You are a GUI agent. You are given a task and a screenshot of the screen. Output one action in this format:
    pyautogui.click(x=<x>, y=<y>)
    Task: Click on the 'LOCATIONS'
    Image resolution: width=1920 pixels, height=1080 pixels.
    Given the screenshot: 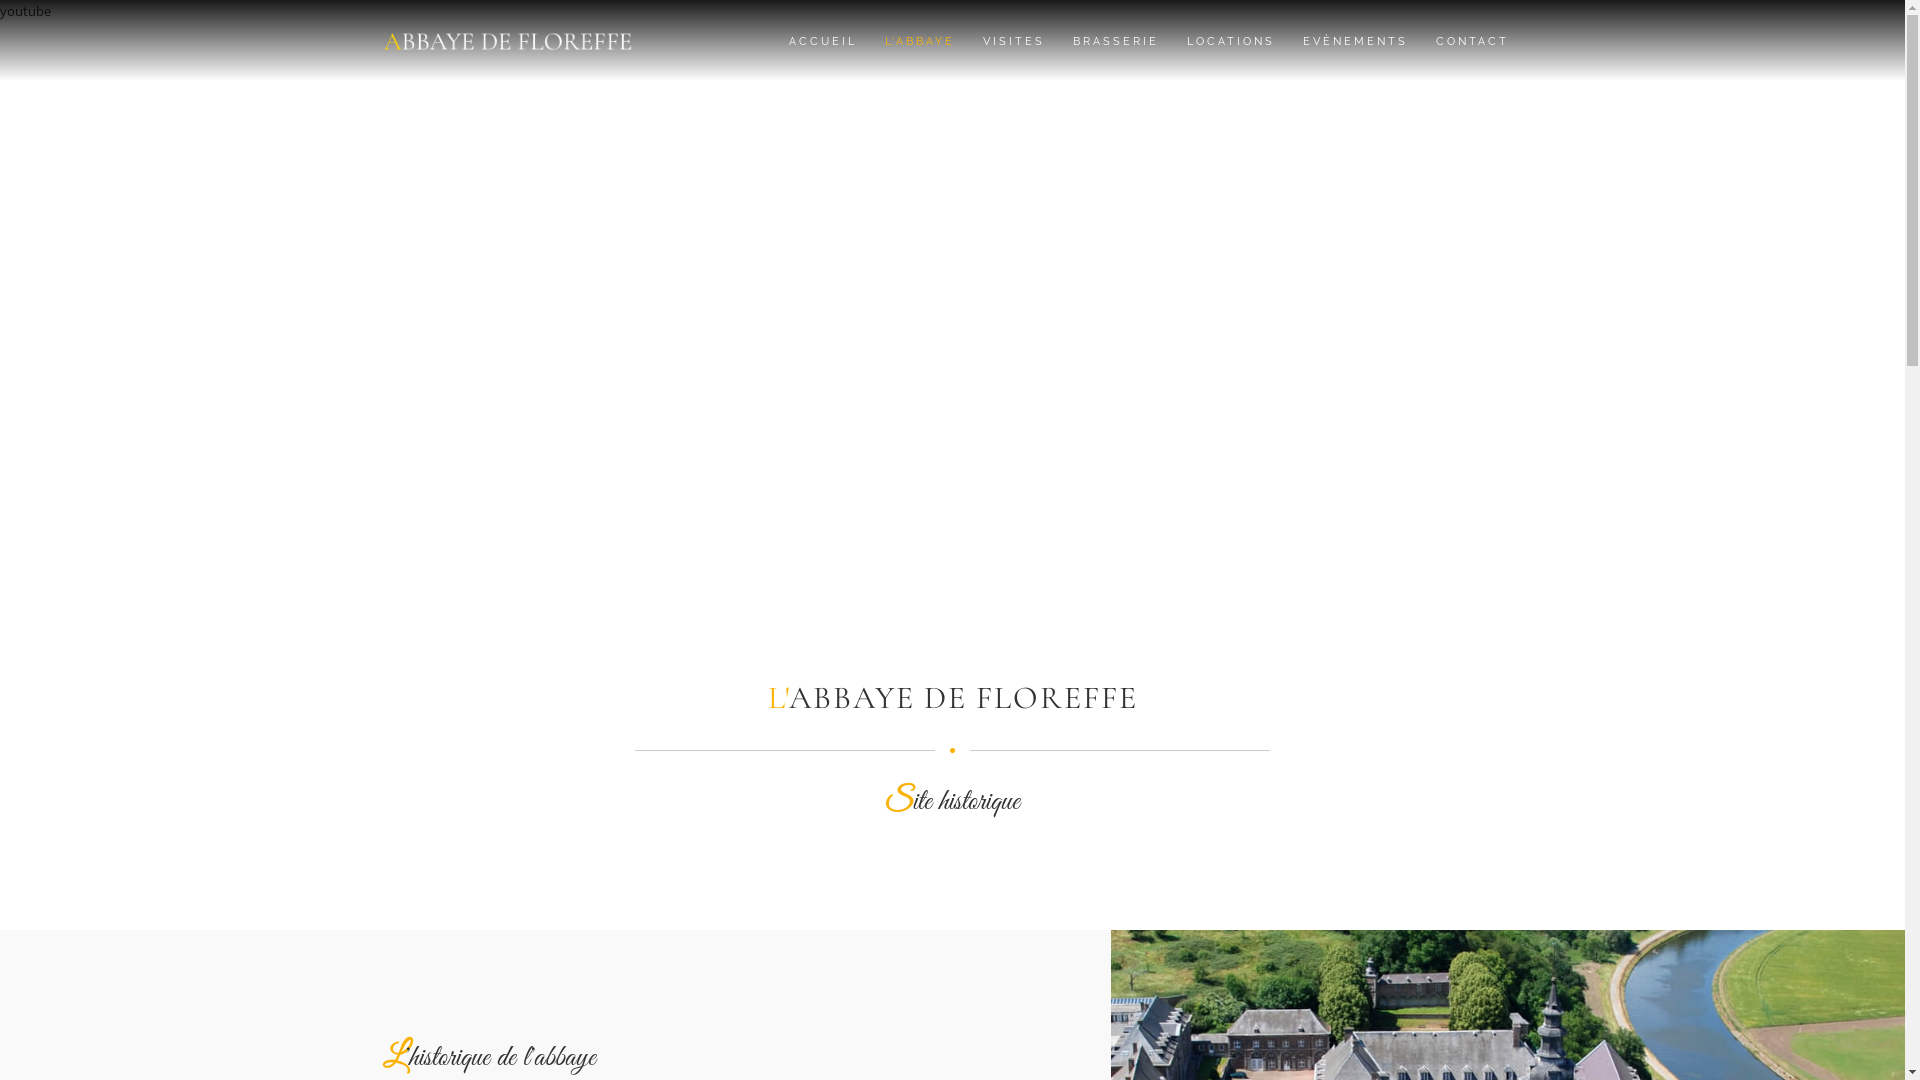 What is the action you would take?
    pyautogui.click(x=1228, y=38)
    